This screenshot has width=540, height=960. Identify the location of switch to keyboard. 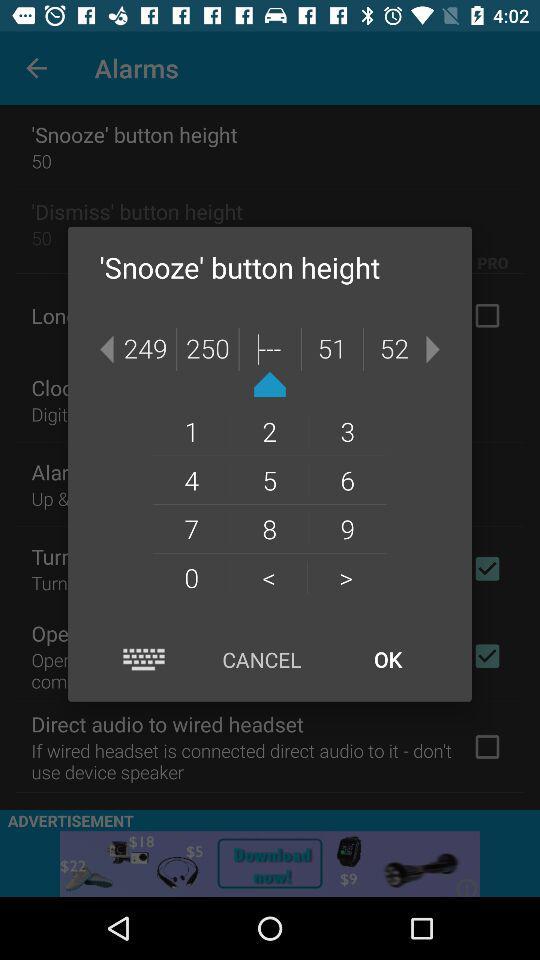
(143, 658).